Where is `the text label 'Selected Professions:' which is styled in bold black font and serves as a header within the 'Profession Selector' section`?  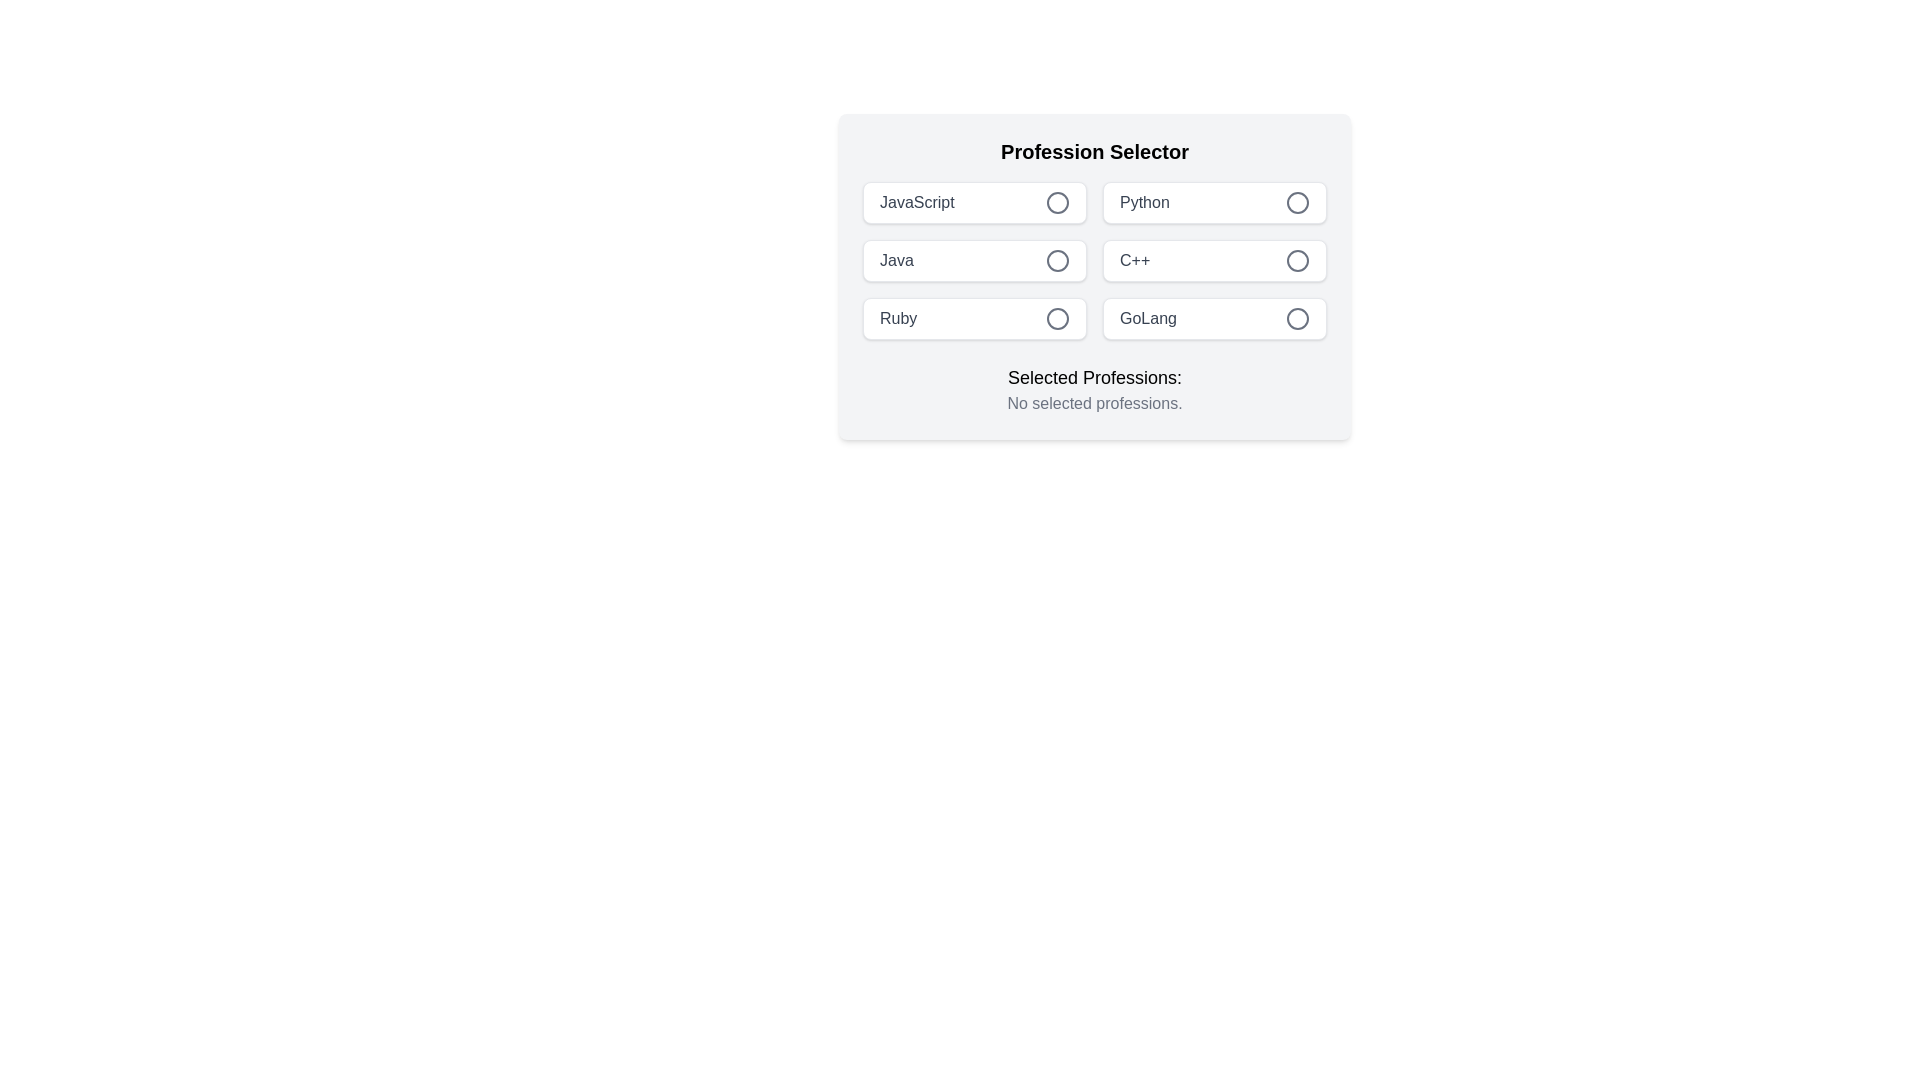
the text label 'Selected Professions:' which is styled in bold black font and serves as a header within the 'Profession Selector' section is located at coordinates (1093, 378).